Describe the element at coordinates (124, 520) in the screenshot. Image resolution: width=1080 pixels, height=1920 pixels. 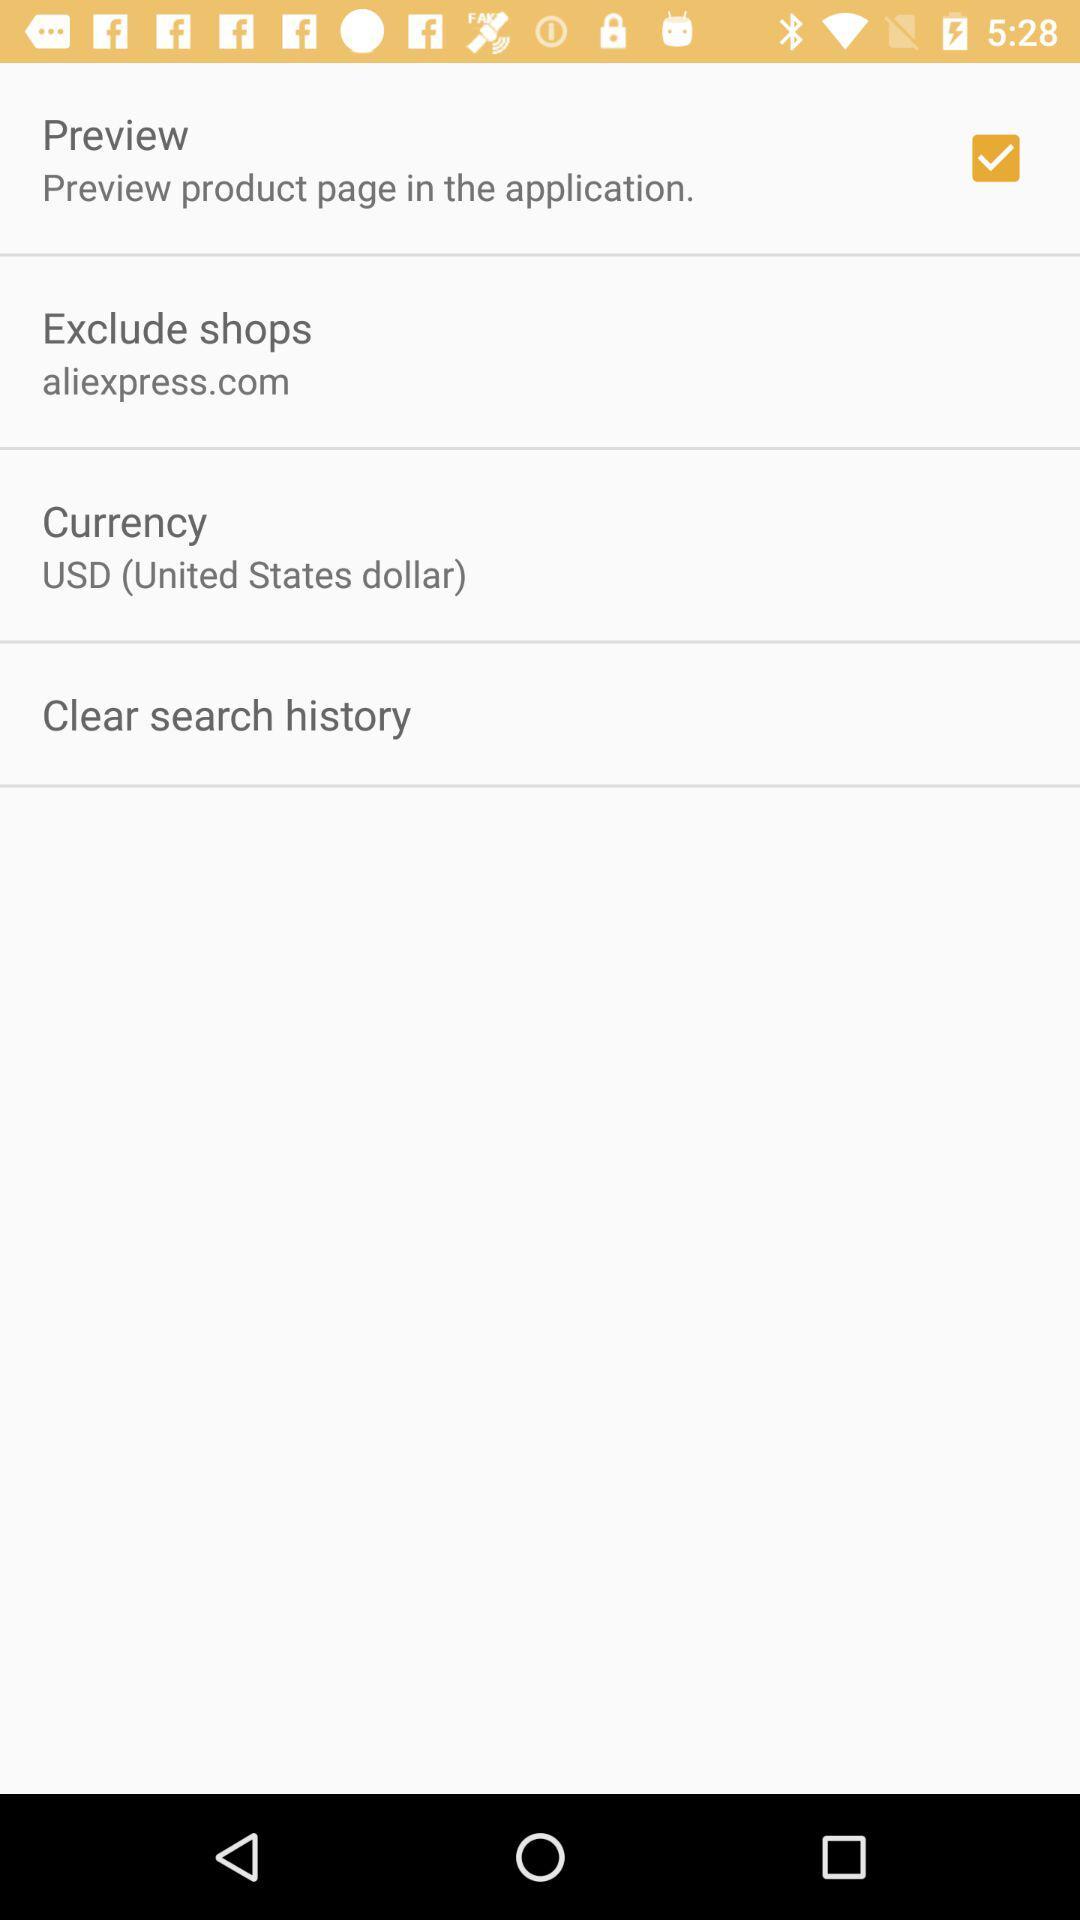
I see `the item below the aliexpress.com app` at that location.